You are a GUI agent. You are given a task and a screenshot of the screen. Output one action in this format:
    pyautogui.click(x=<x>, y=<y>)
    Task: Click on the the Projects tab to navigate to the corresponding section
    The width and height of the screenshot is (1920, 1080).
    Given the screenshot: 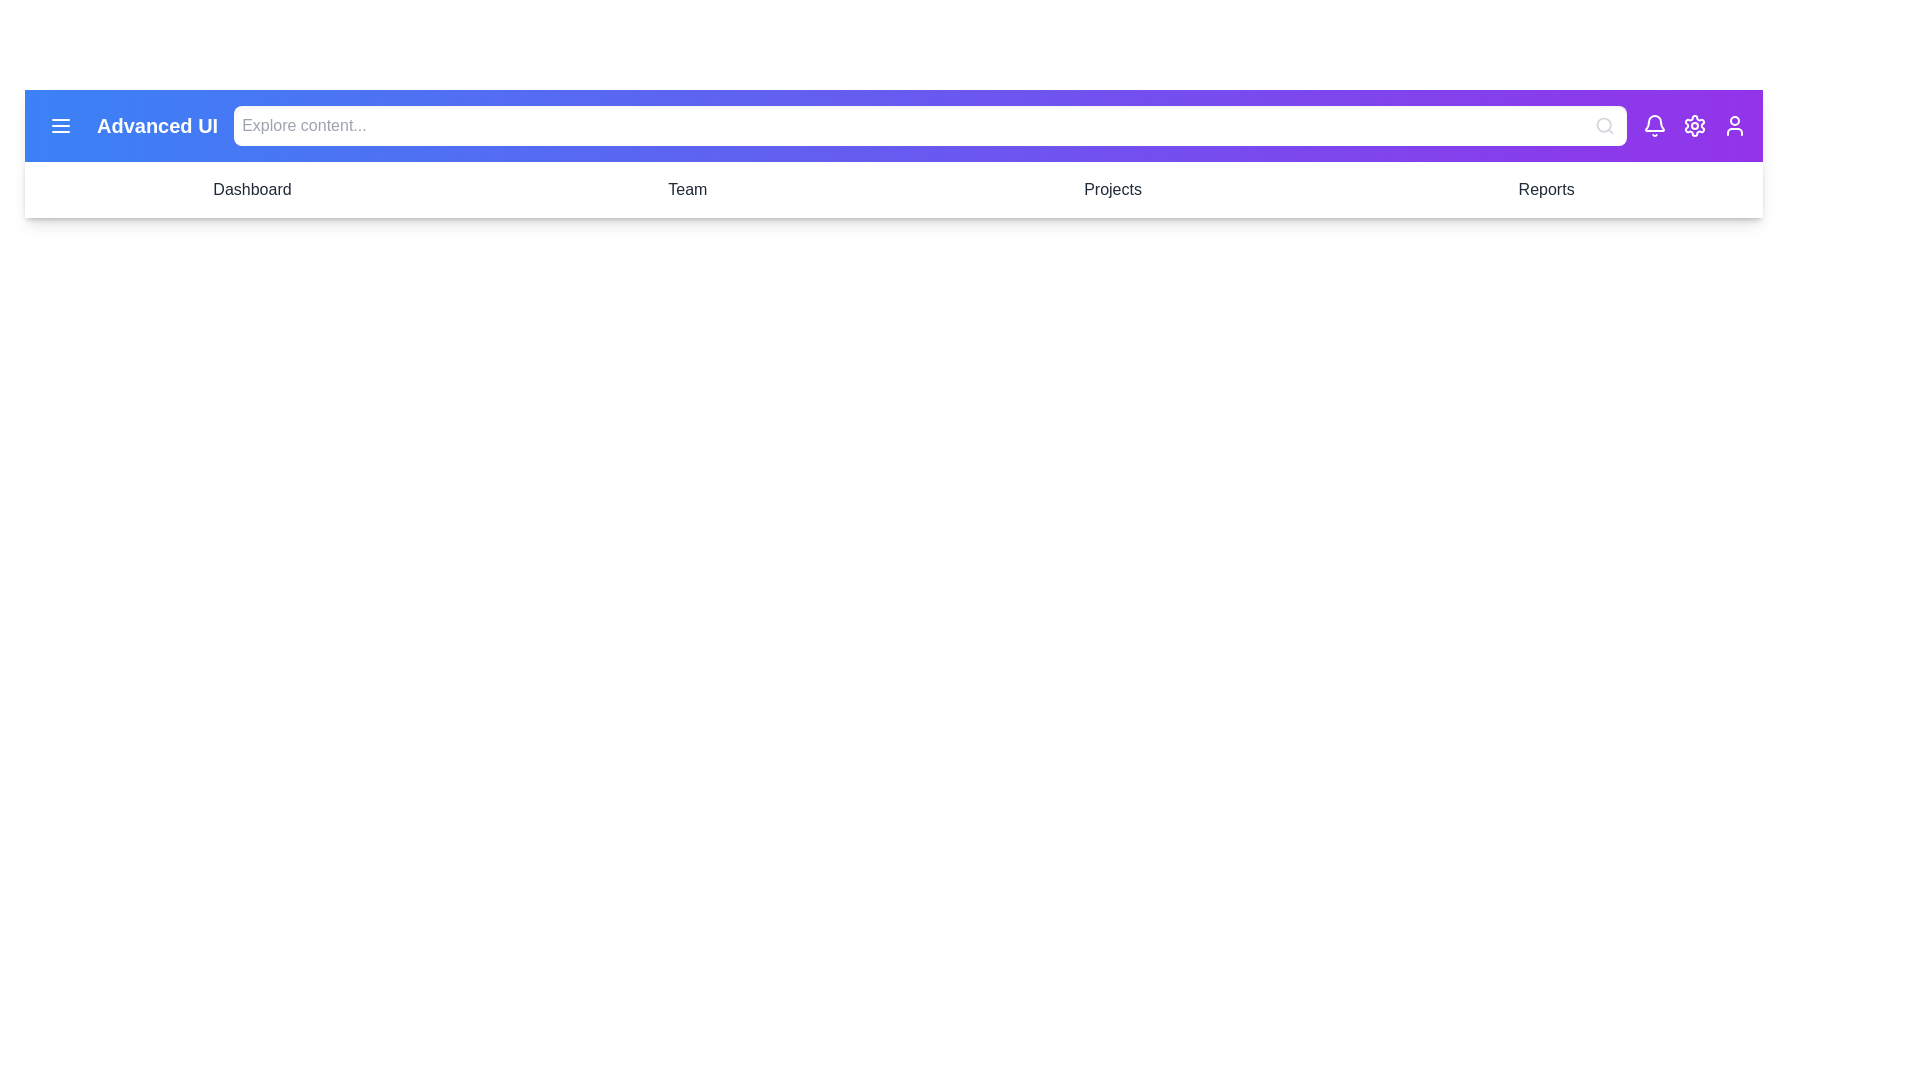 What is the action you would take?
    pyautogui.click(x=1112, y=189)
    